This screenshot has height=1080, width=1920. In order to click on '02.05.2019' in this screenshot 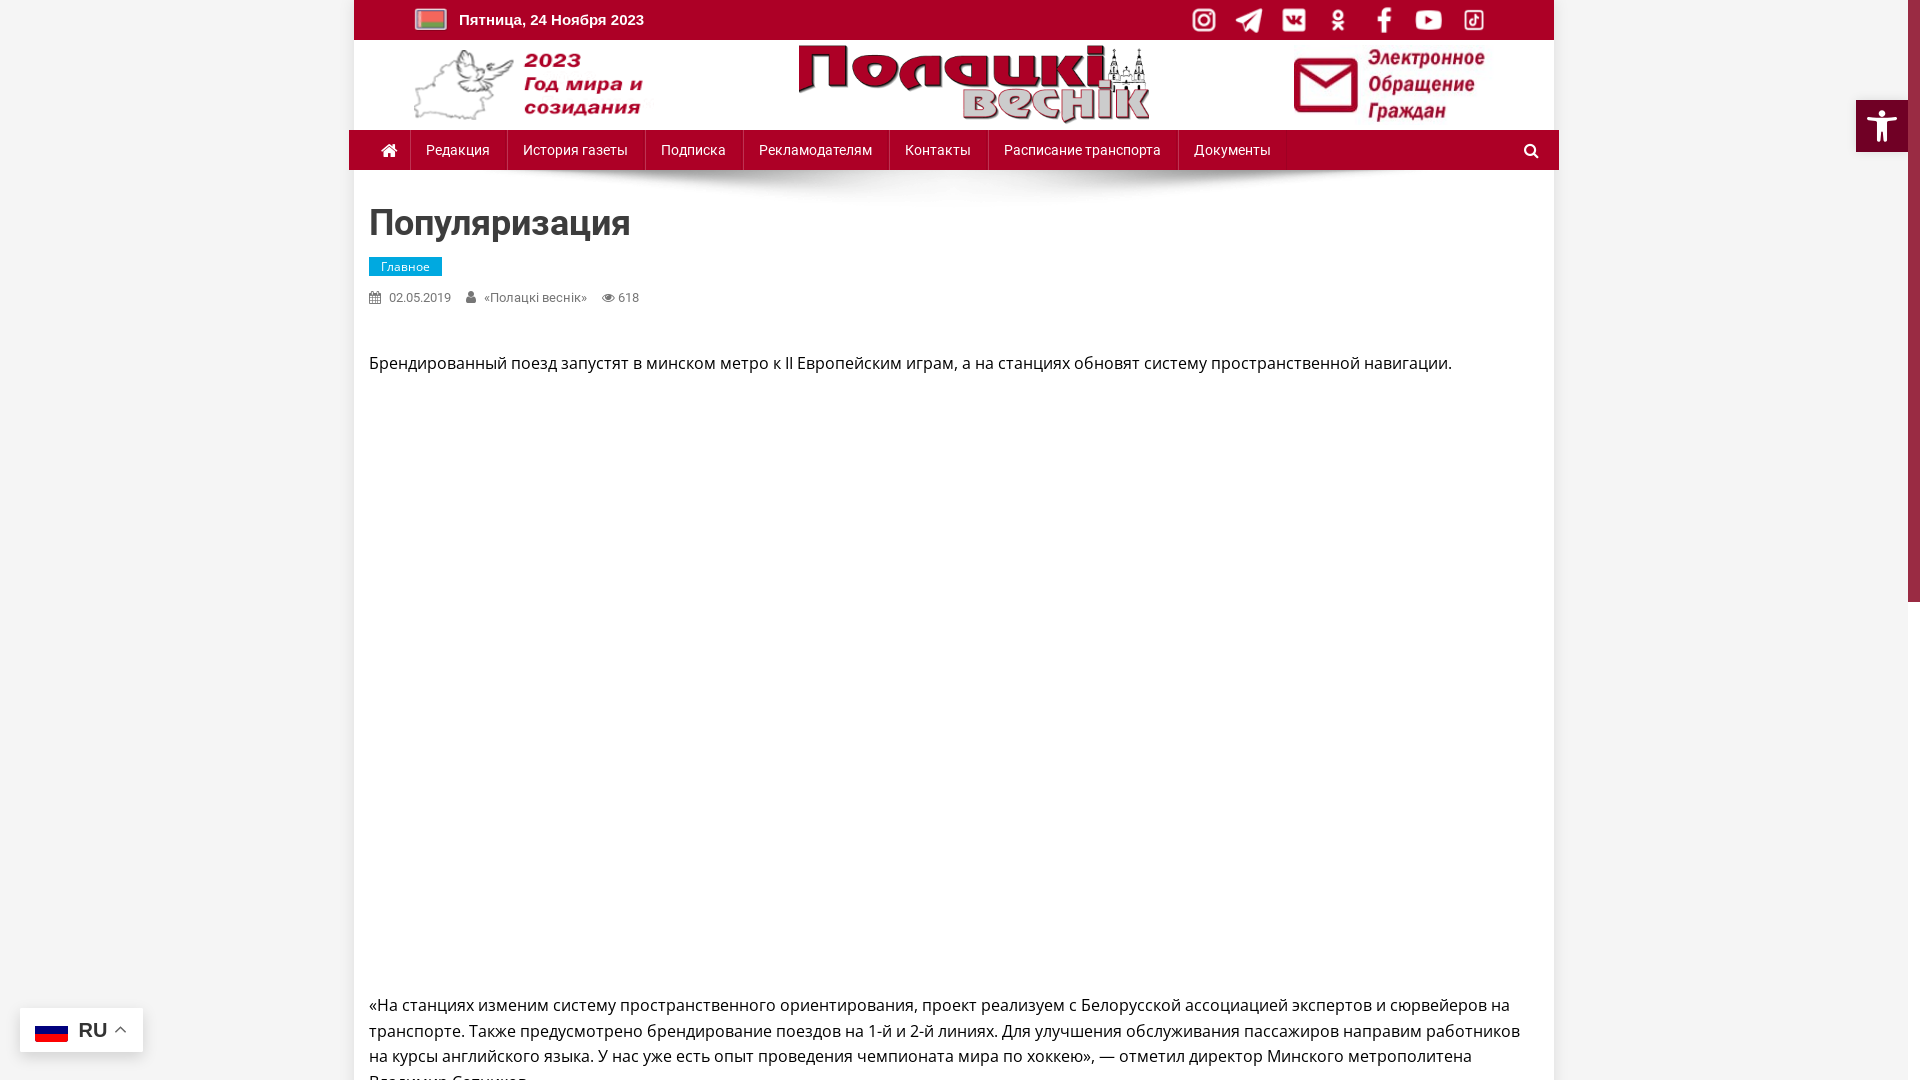, I will do `click(419, 297)`.